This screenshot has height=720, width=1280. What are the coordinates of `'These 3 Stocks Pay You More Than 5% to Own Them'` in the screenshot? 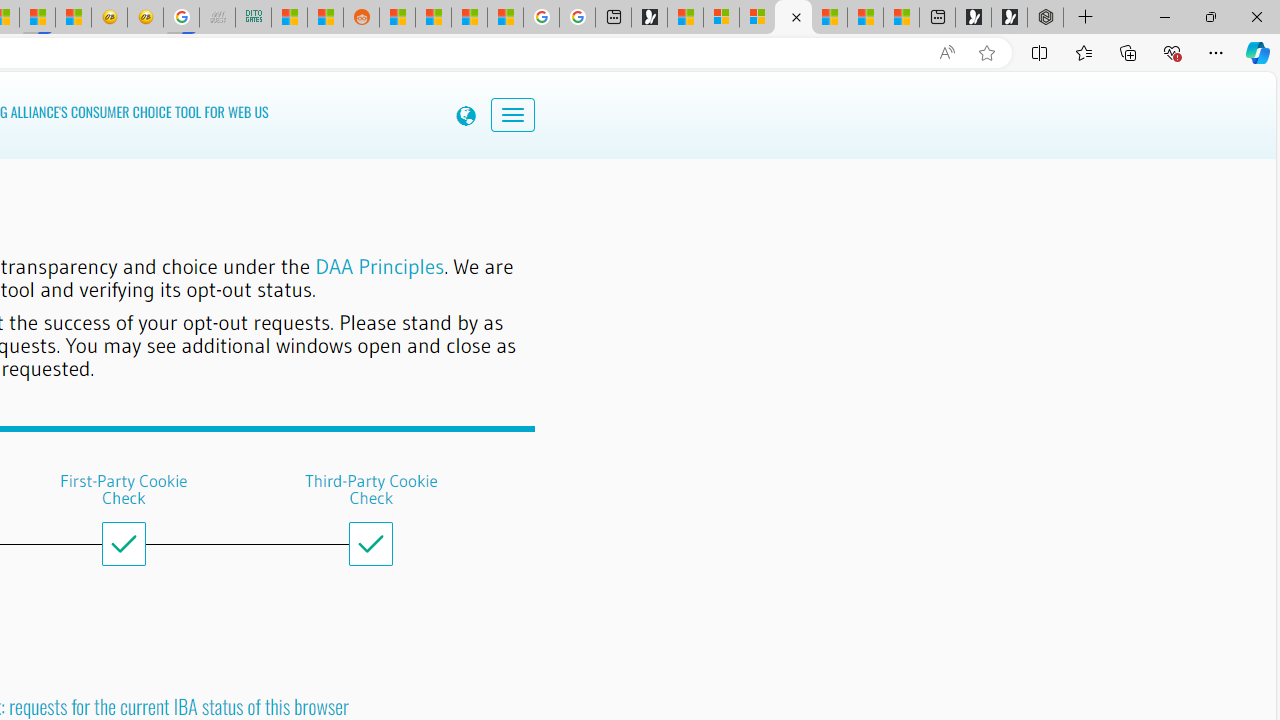 It's located at (900, 17).